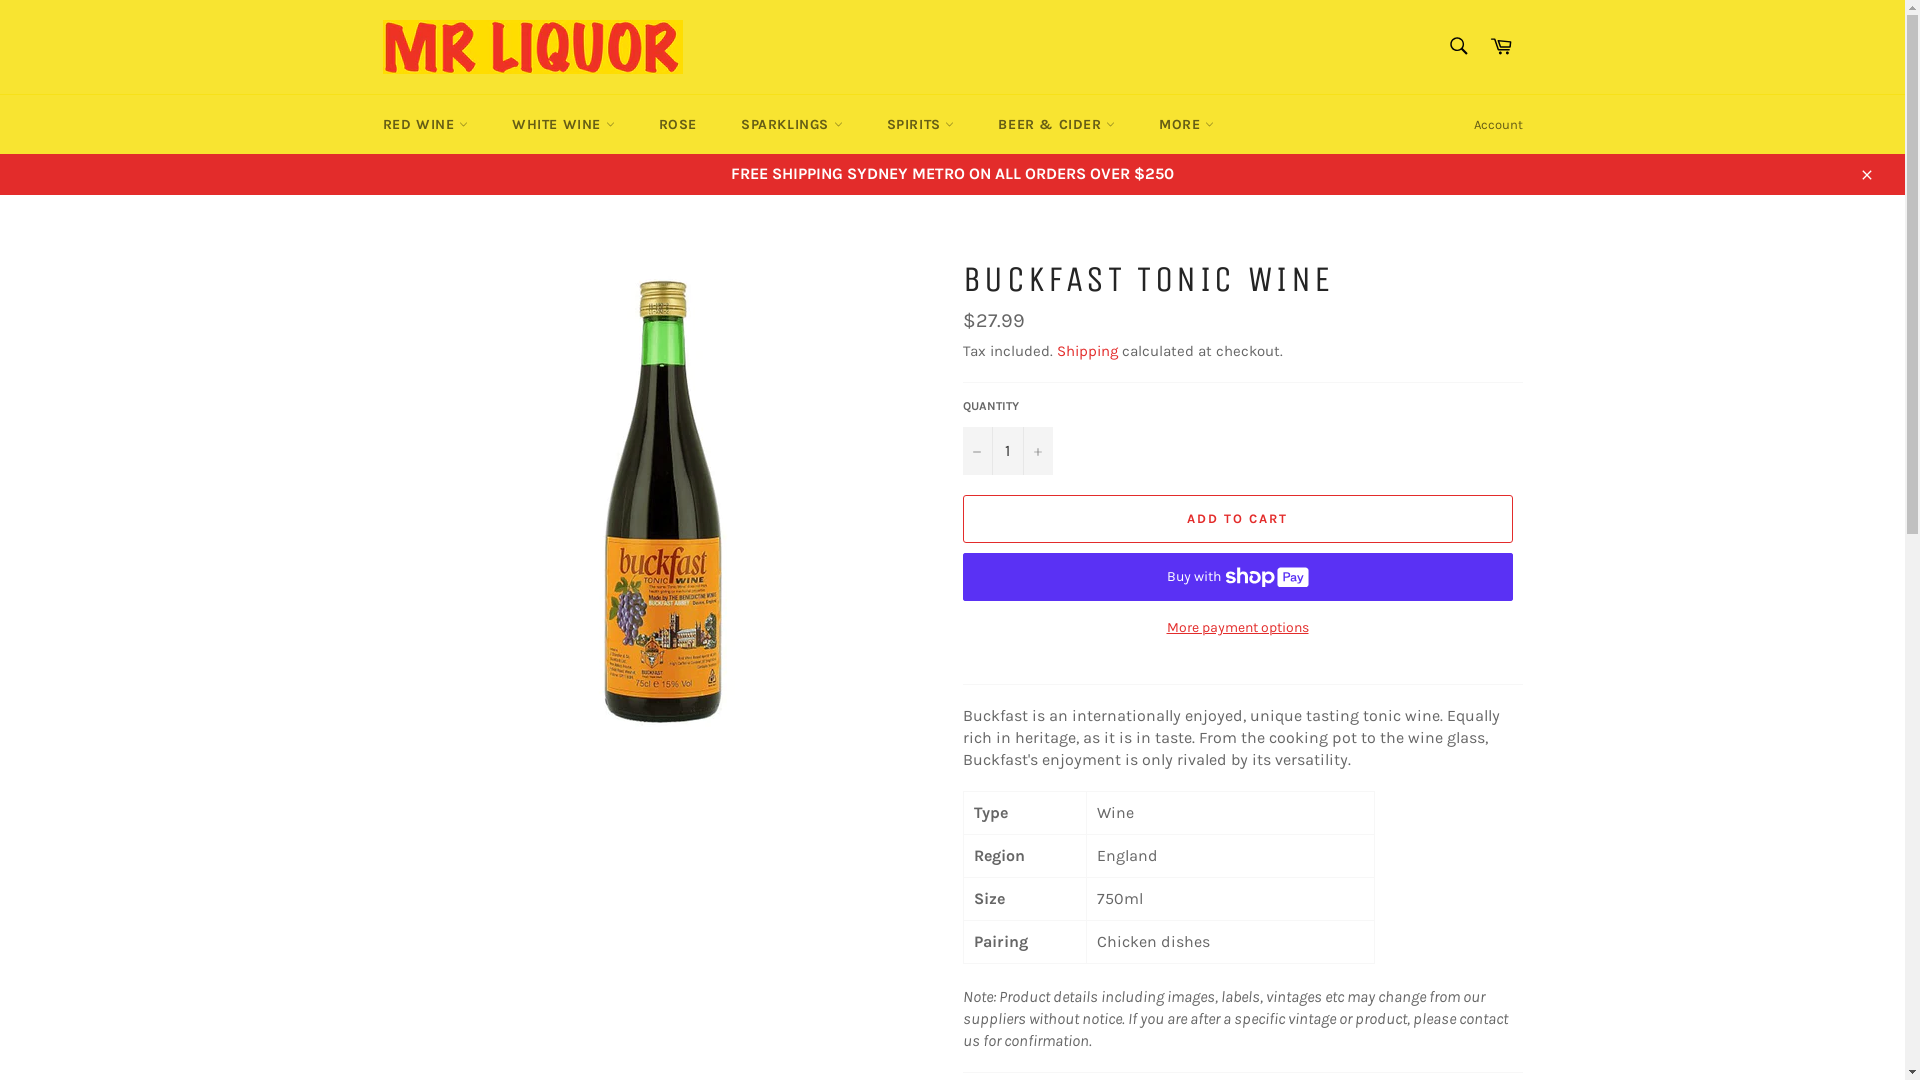 The height and width of the screenshot is (1080, 1920). What do you see at coordinates (1434, 45) in the screenshot?
I see `'Search'` at bounding box center [1434, 45].